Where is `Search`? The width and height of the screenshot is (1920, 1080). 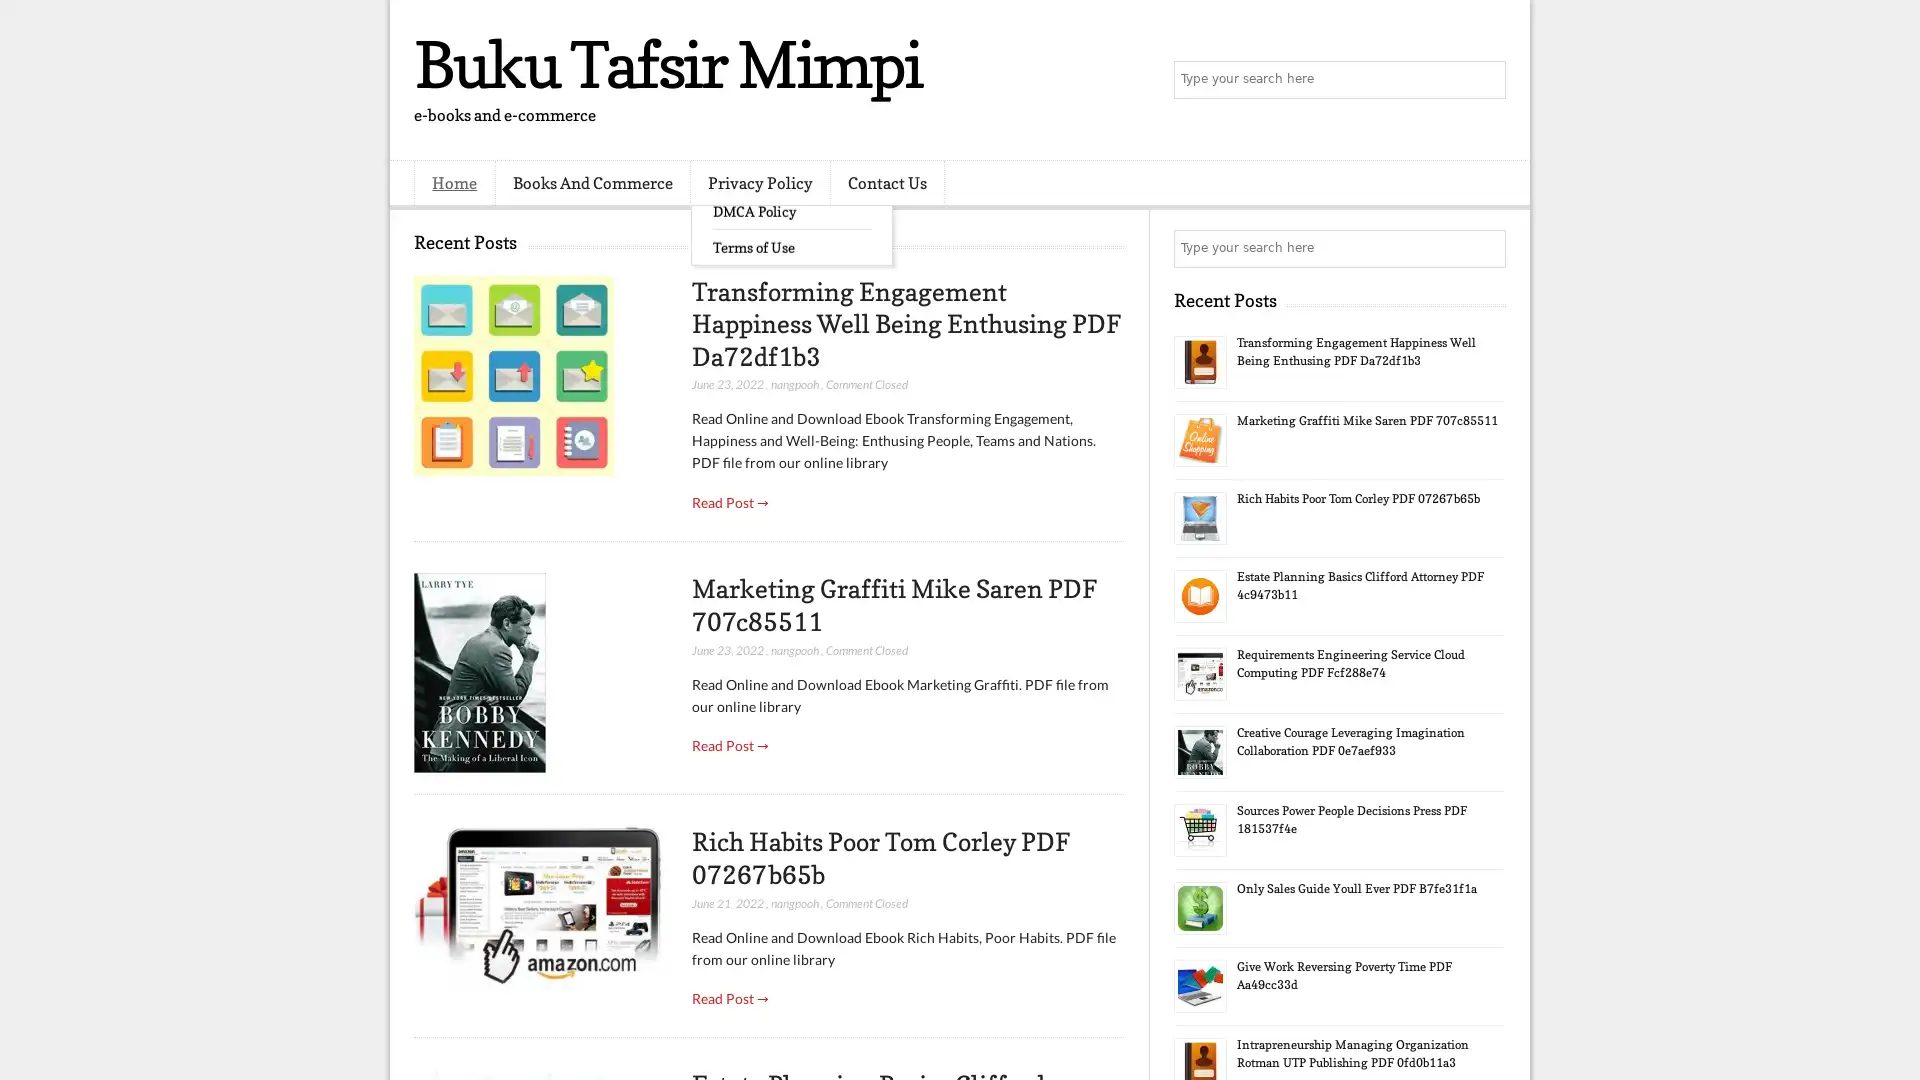
Search is located at coordinates (1485, 248).